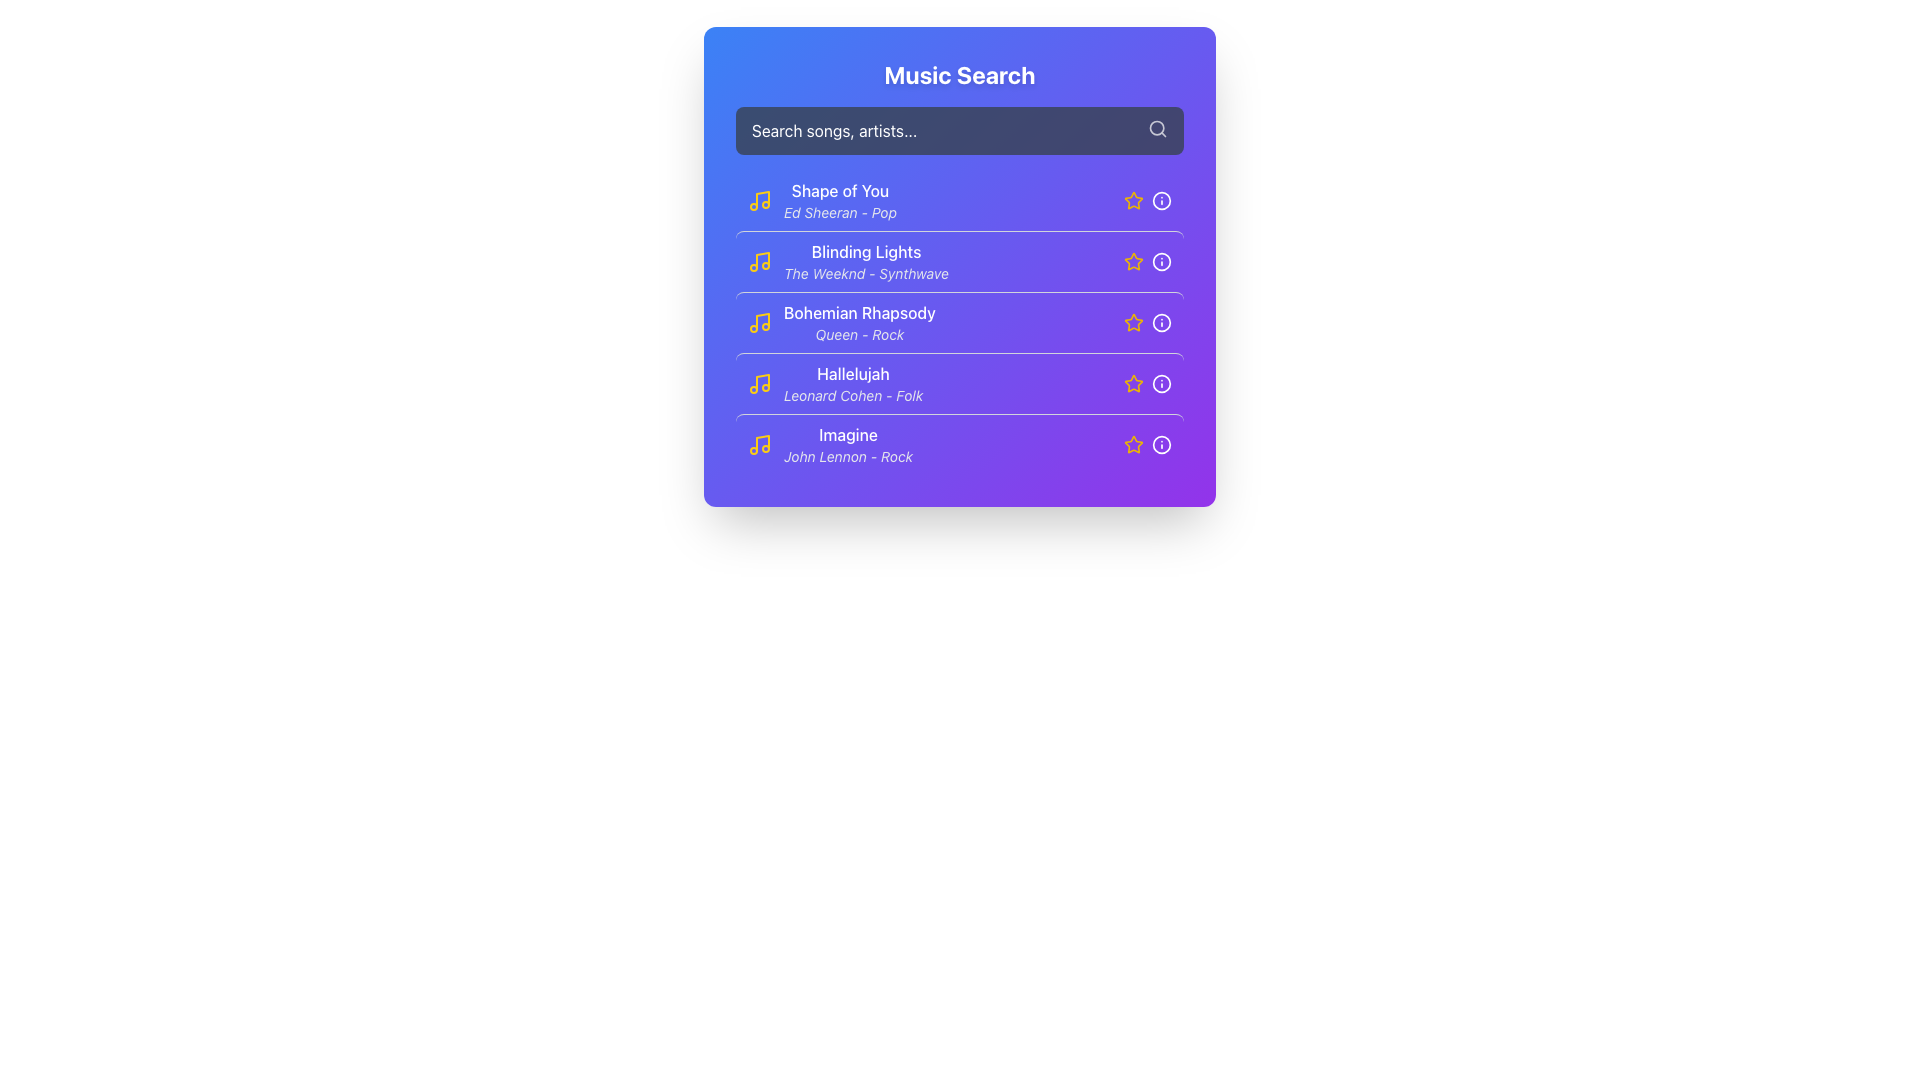 Image resolution: width=1920 pixels, height=1080 pixels. Describe the element at coordinates (960, 322) in the screenshot. I see `the info button associated with the song 'Bohemian Rhapsody' by 'Queen' in the music search list` at that location.